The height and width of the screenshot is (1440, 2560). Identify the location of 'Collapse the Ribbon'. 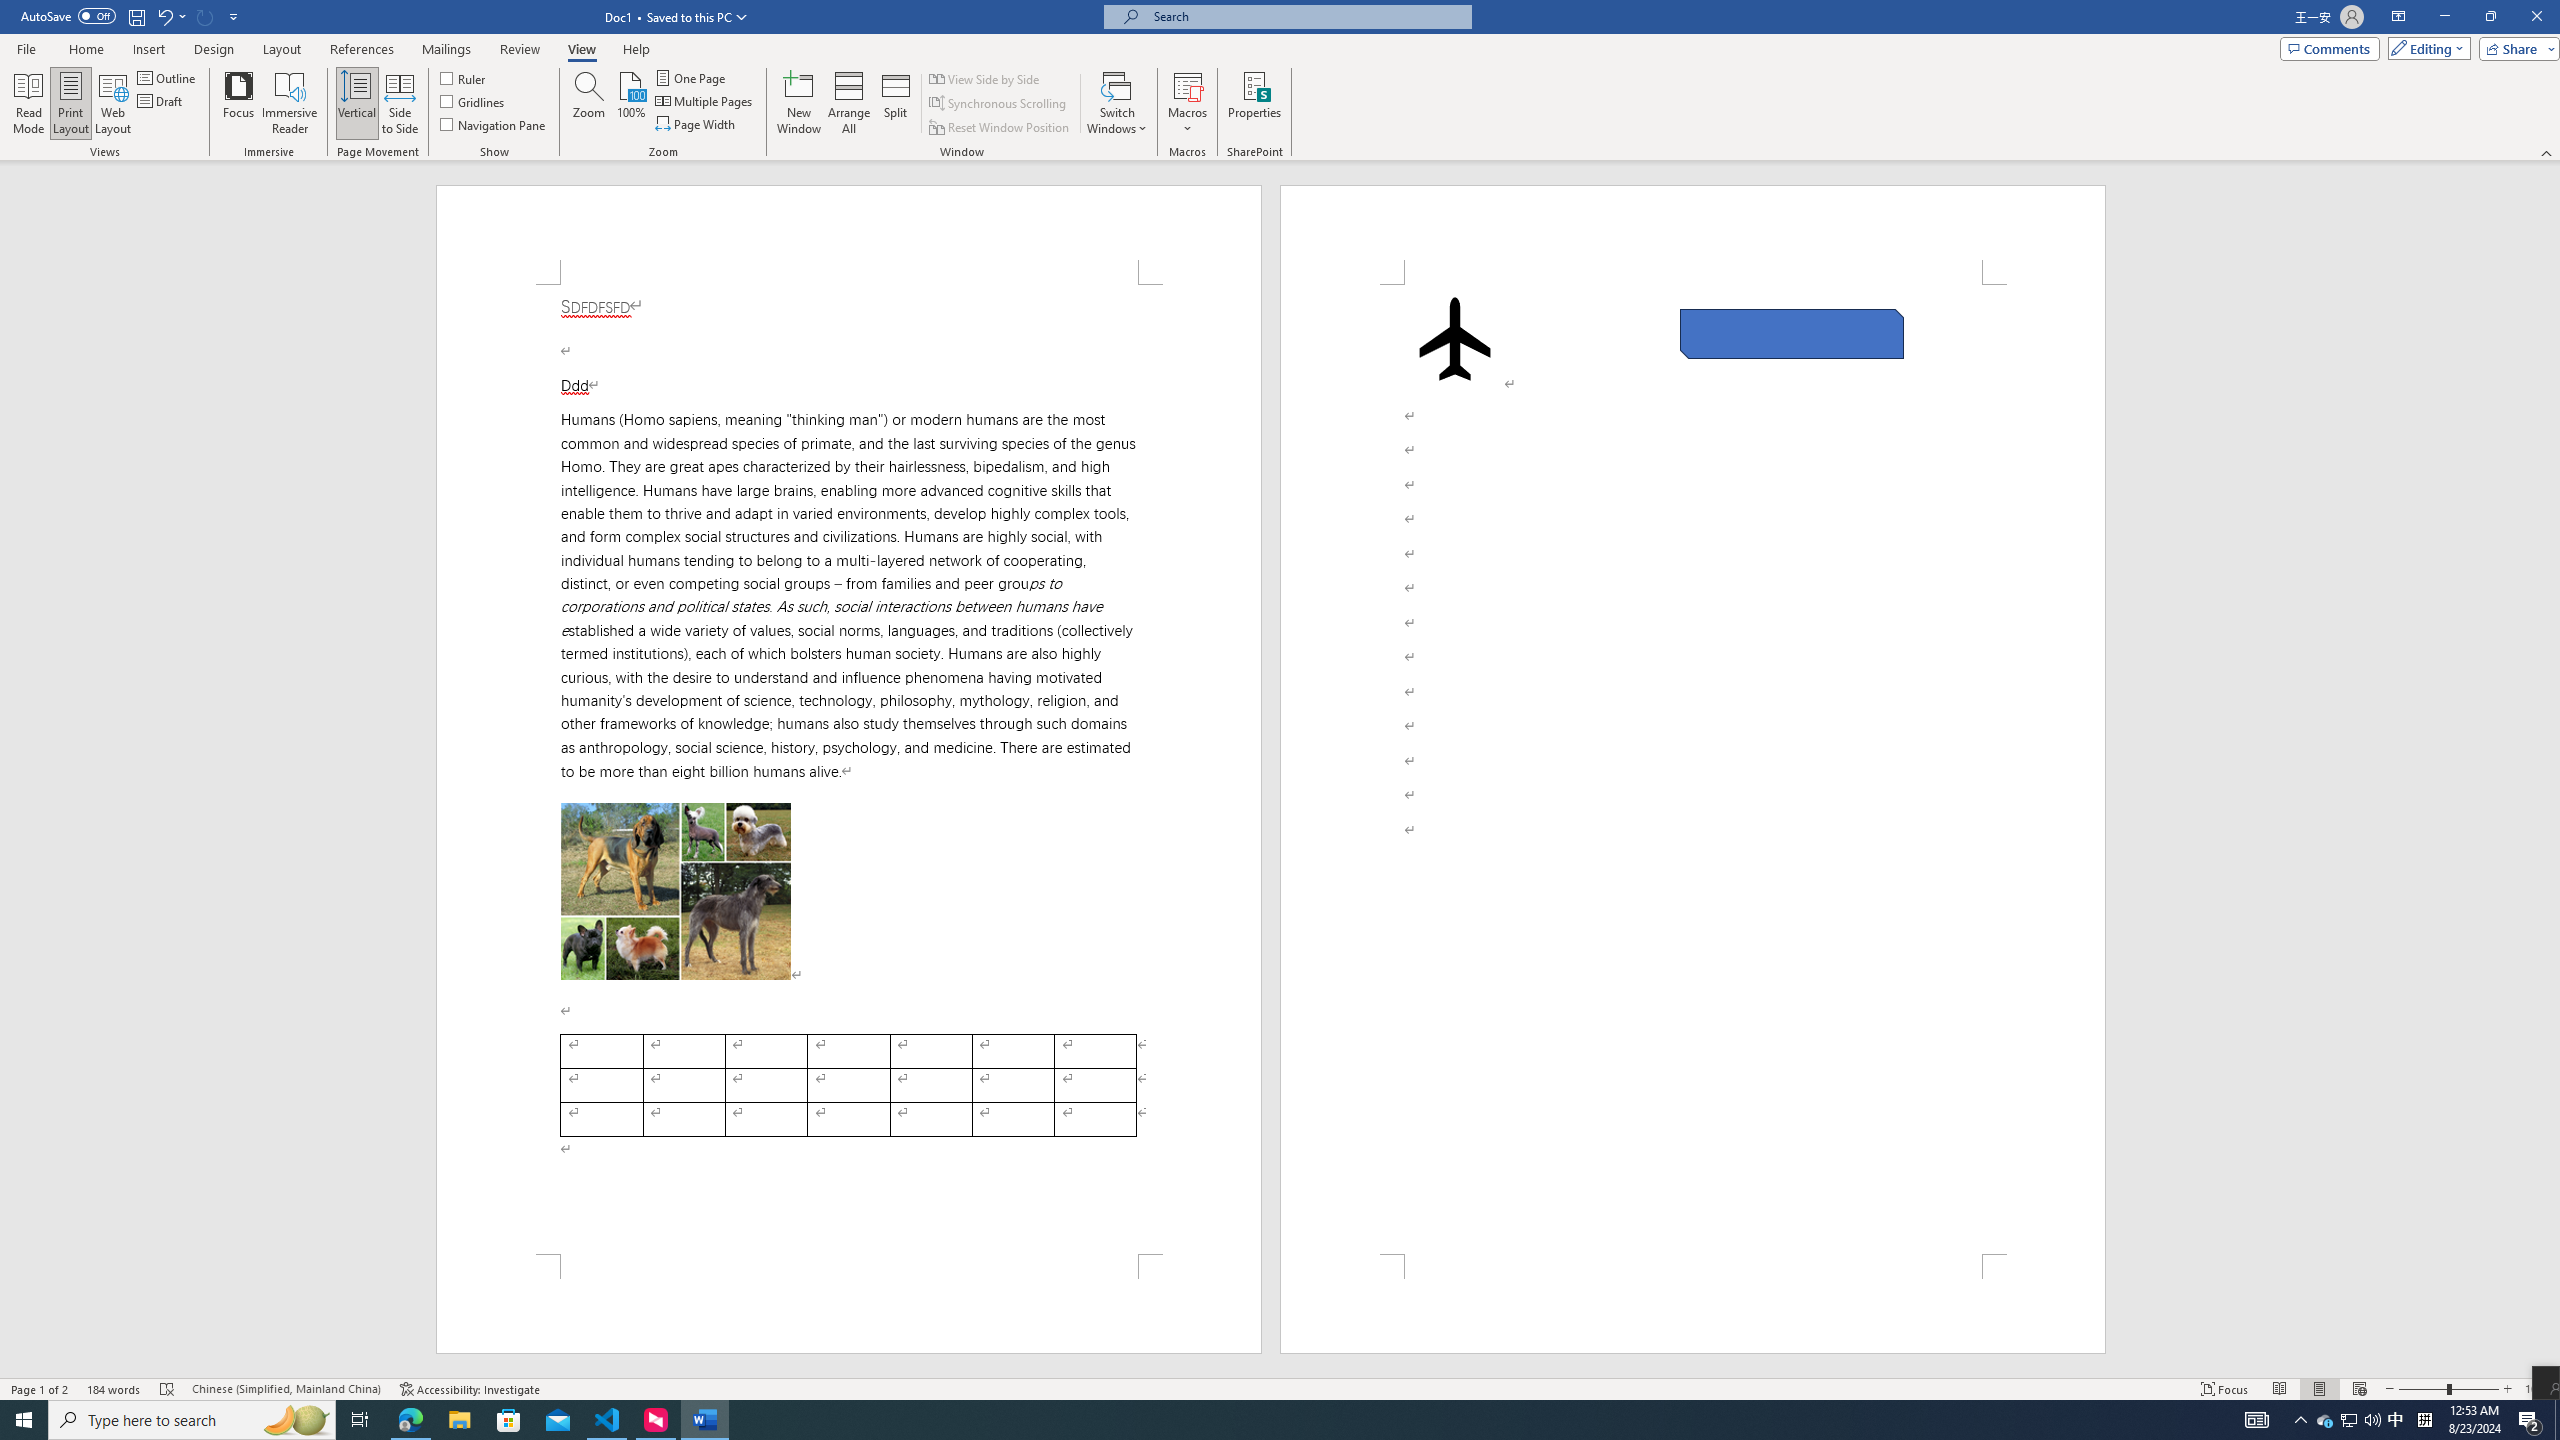
(2547, 153).